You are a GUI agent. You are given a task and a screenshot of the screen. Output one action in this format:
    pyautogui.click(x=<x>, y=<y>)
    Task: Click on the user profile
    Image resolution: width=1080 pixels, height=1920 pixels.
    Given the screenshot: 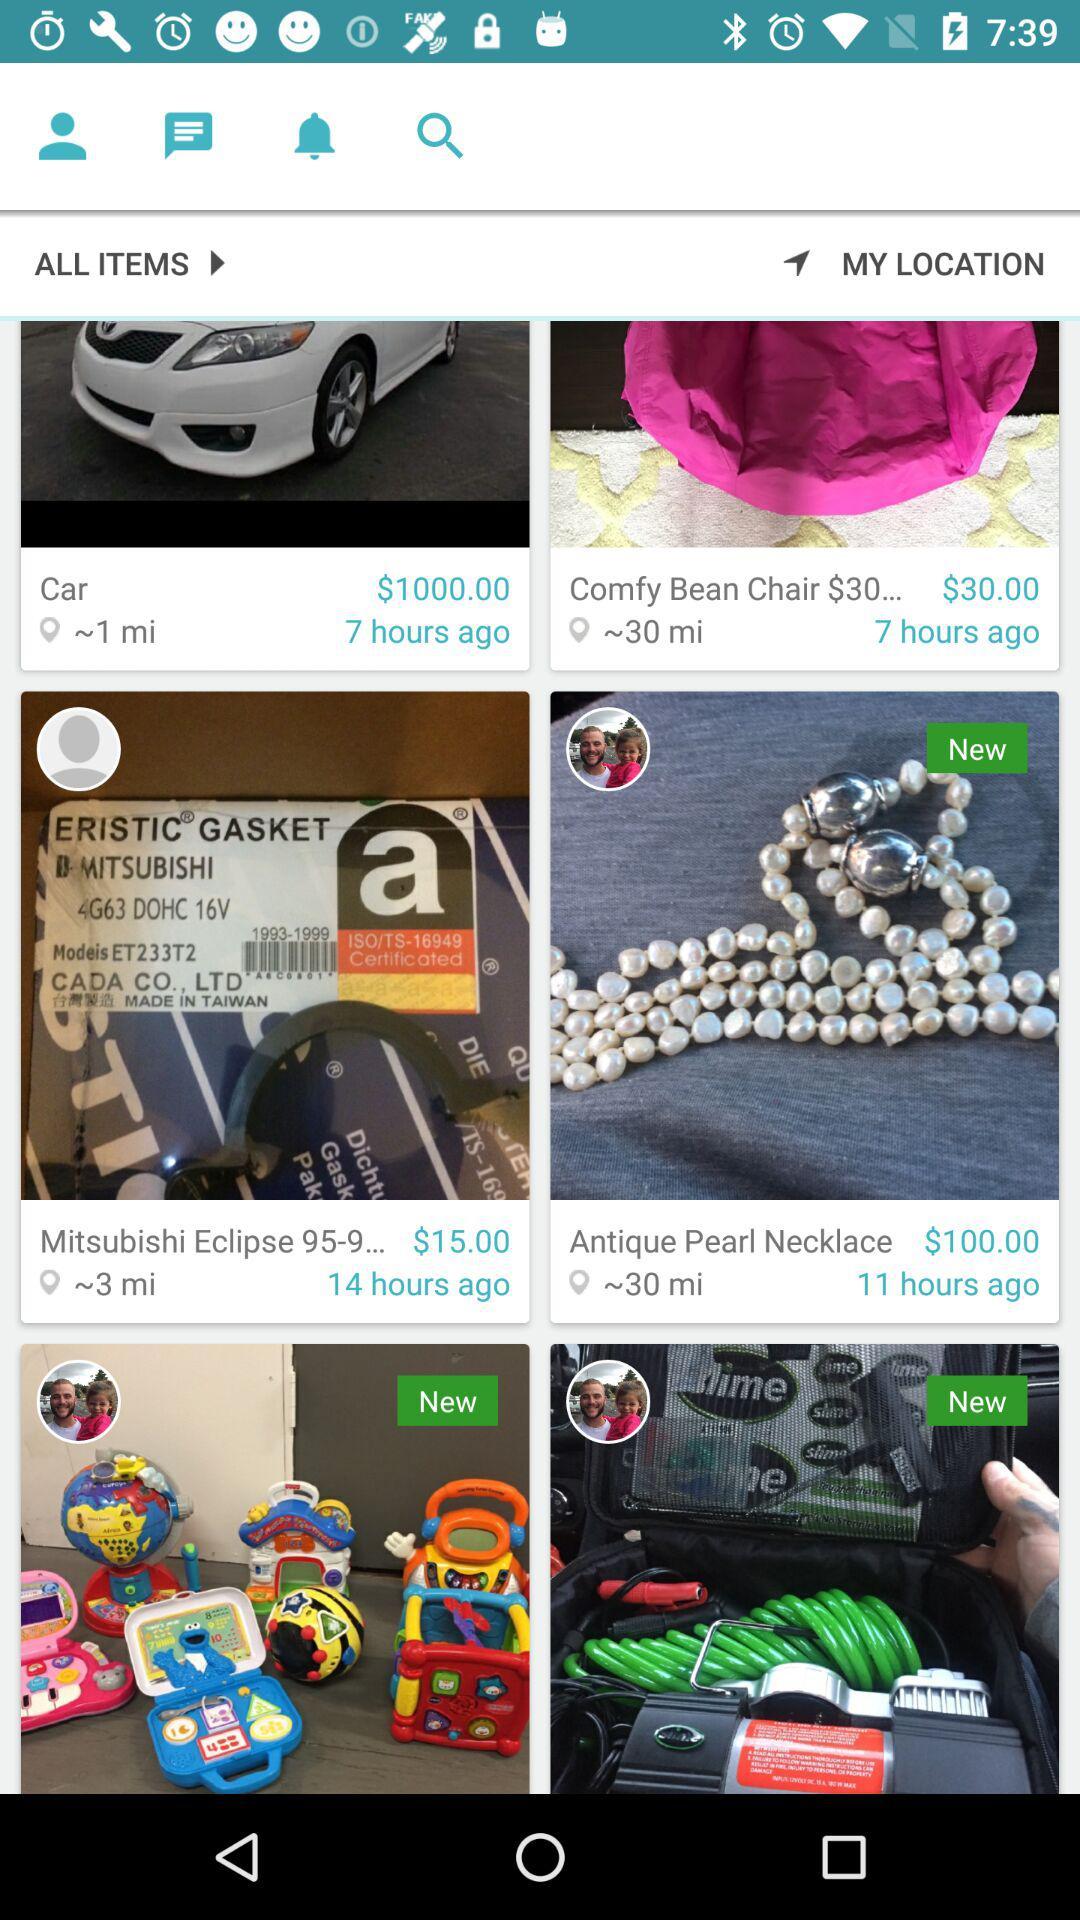 What is the action you would take?
    pyautogui.click(x=77, y=748)
    